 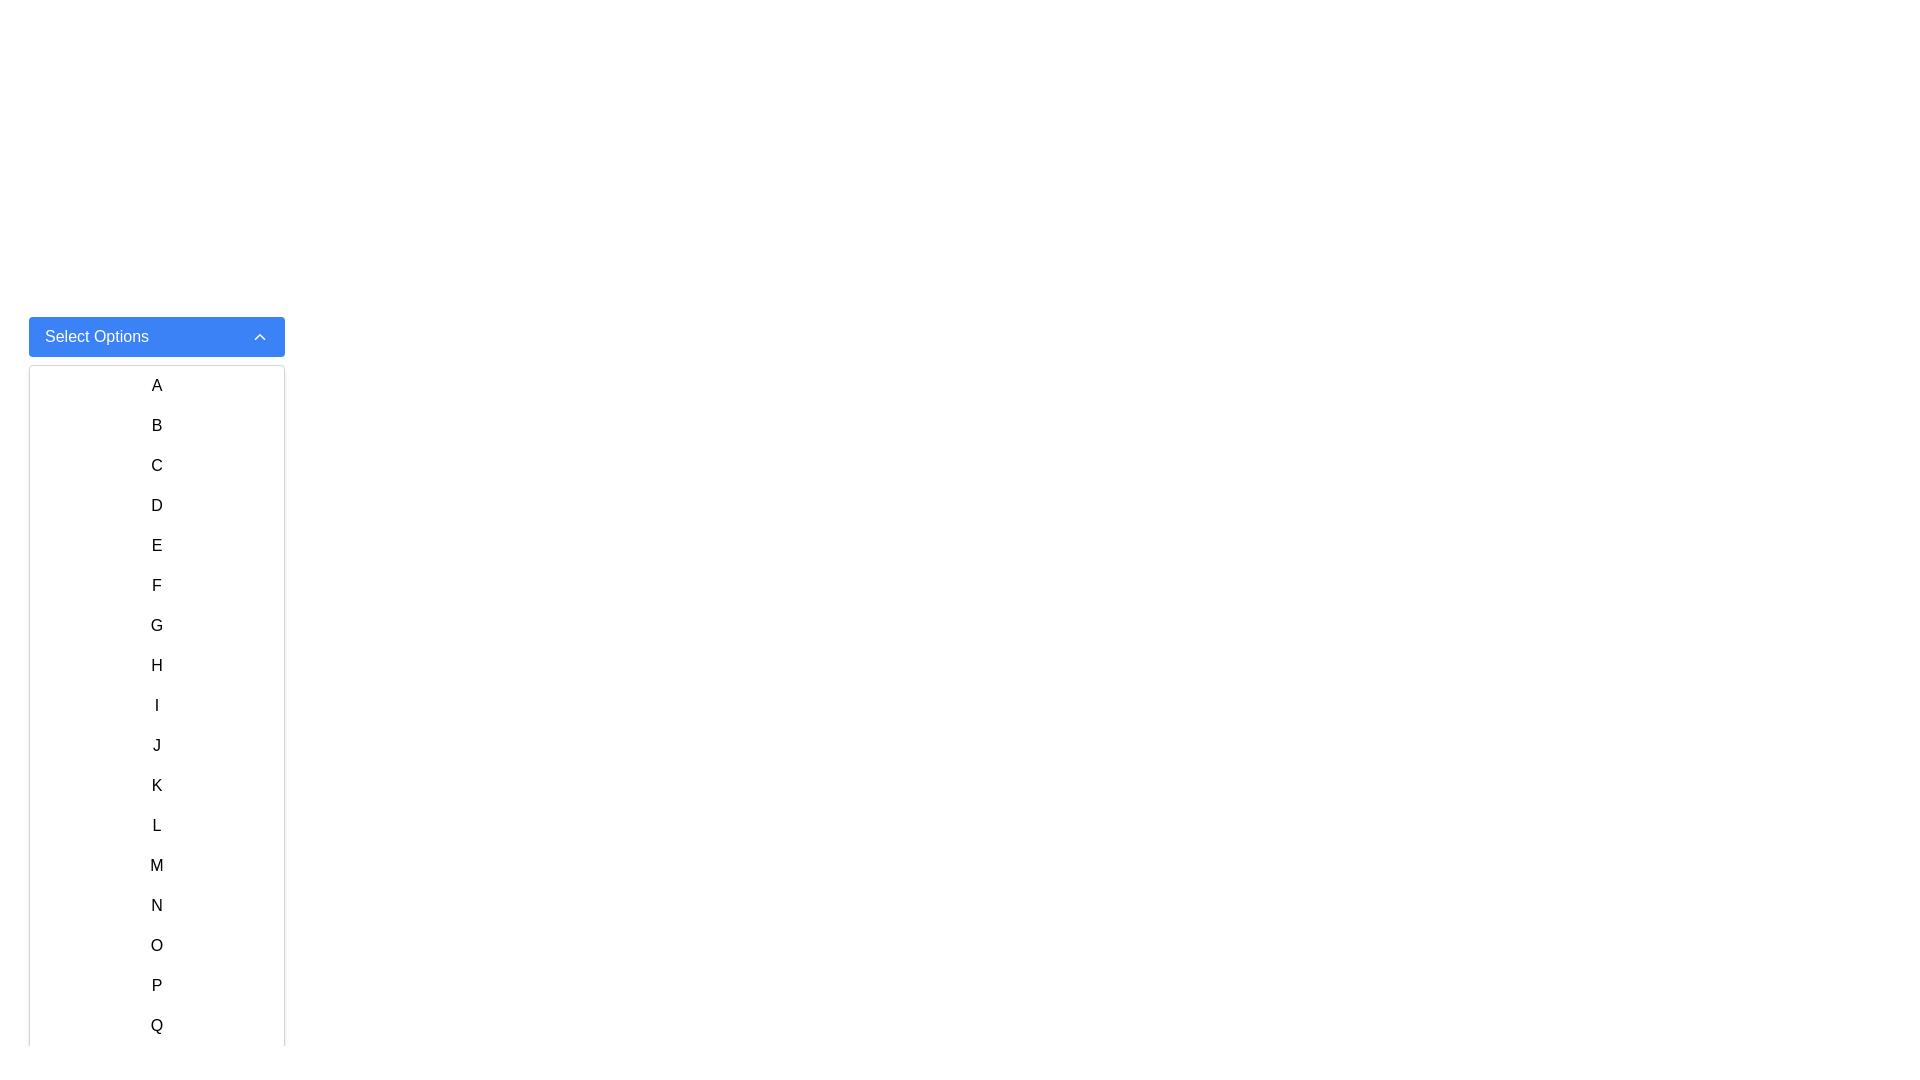 What do you see at coordinates (156, 906) in the screenshot?
I see `the list item representing the letter 'N'` at bounding box center [156, 906].